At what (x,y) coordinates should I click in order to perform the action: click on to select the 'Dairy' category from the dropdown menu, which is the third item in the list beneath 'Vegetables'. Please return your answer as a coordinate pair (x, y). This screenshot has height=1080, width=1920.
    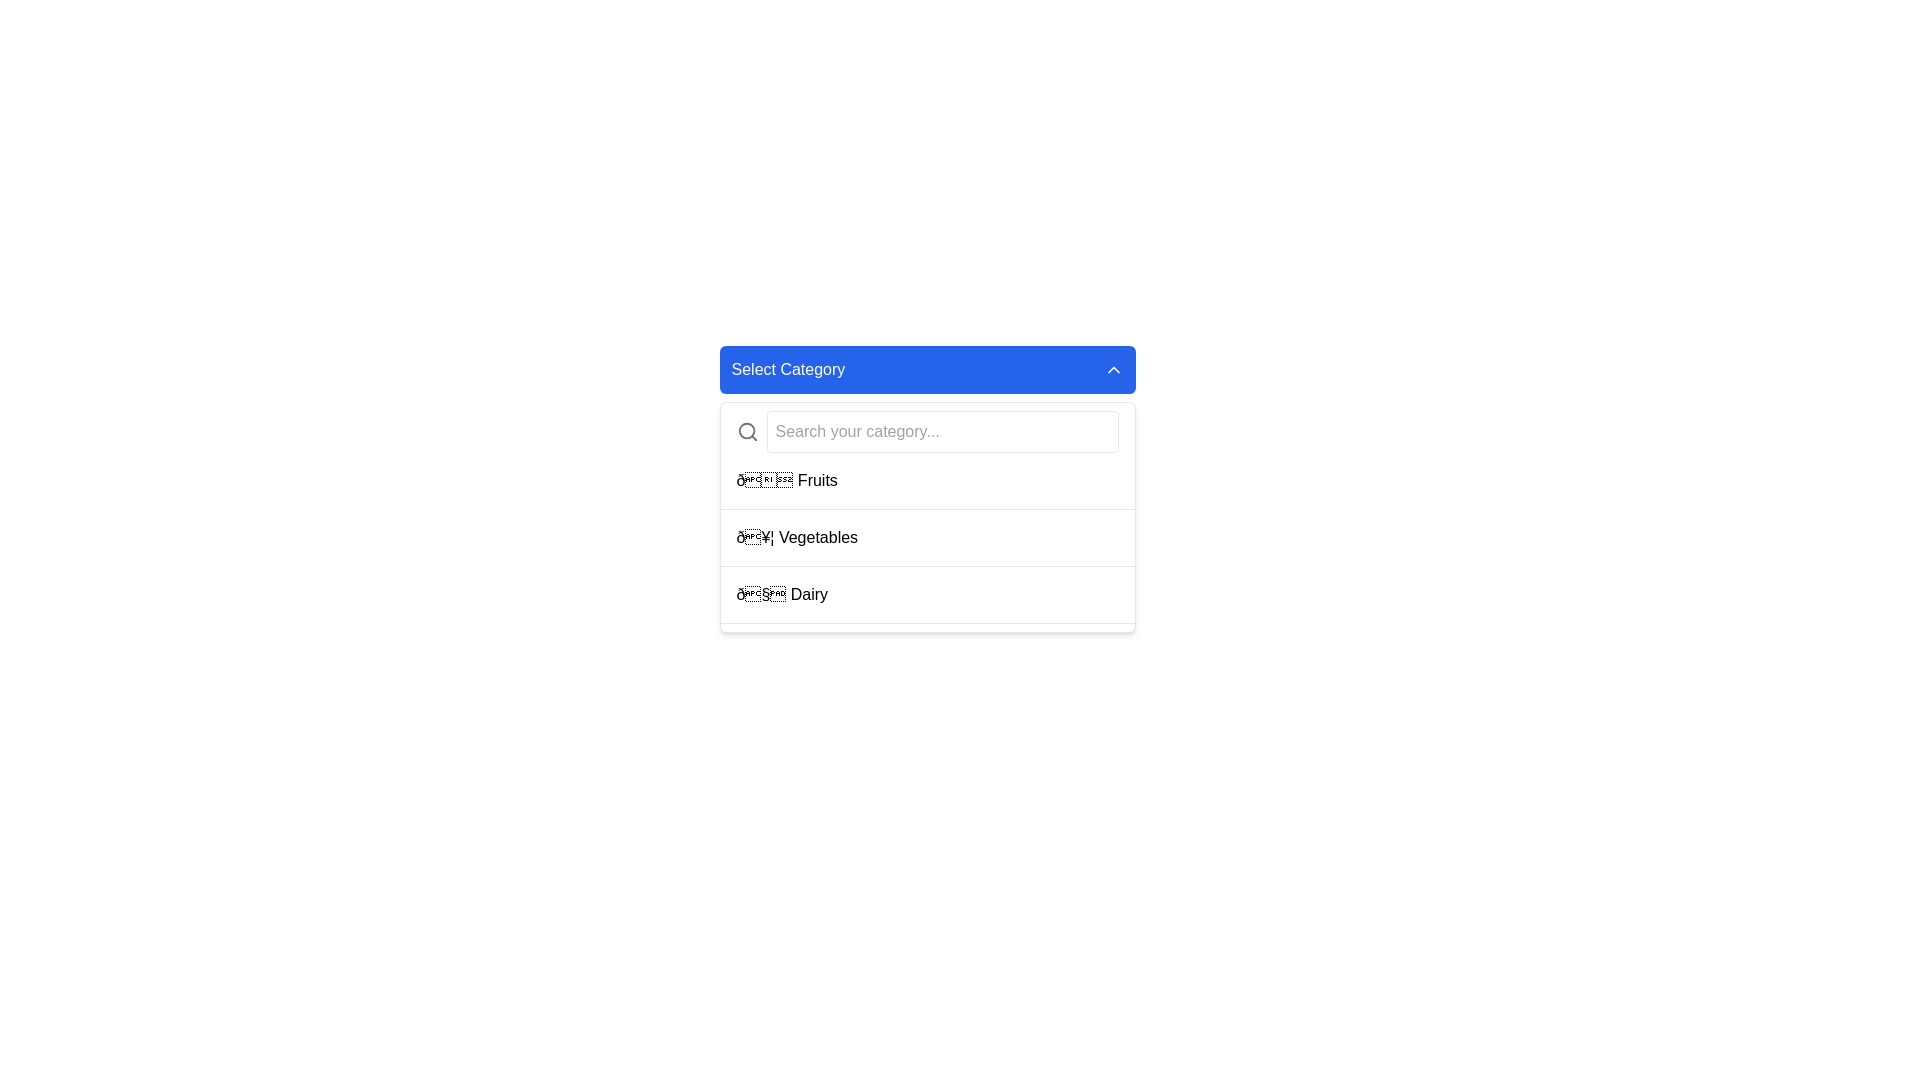
    Looking at the image, I should click on (781, 593).